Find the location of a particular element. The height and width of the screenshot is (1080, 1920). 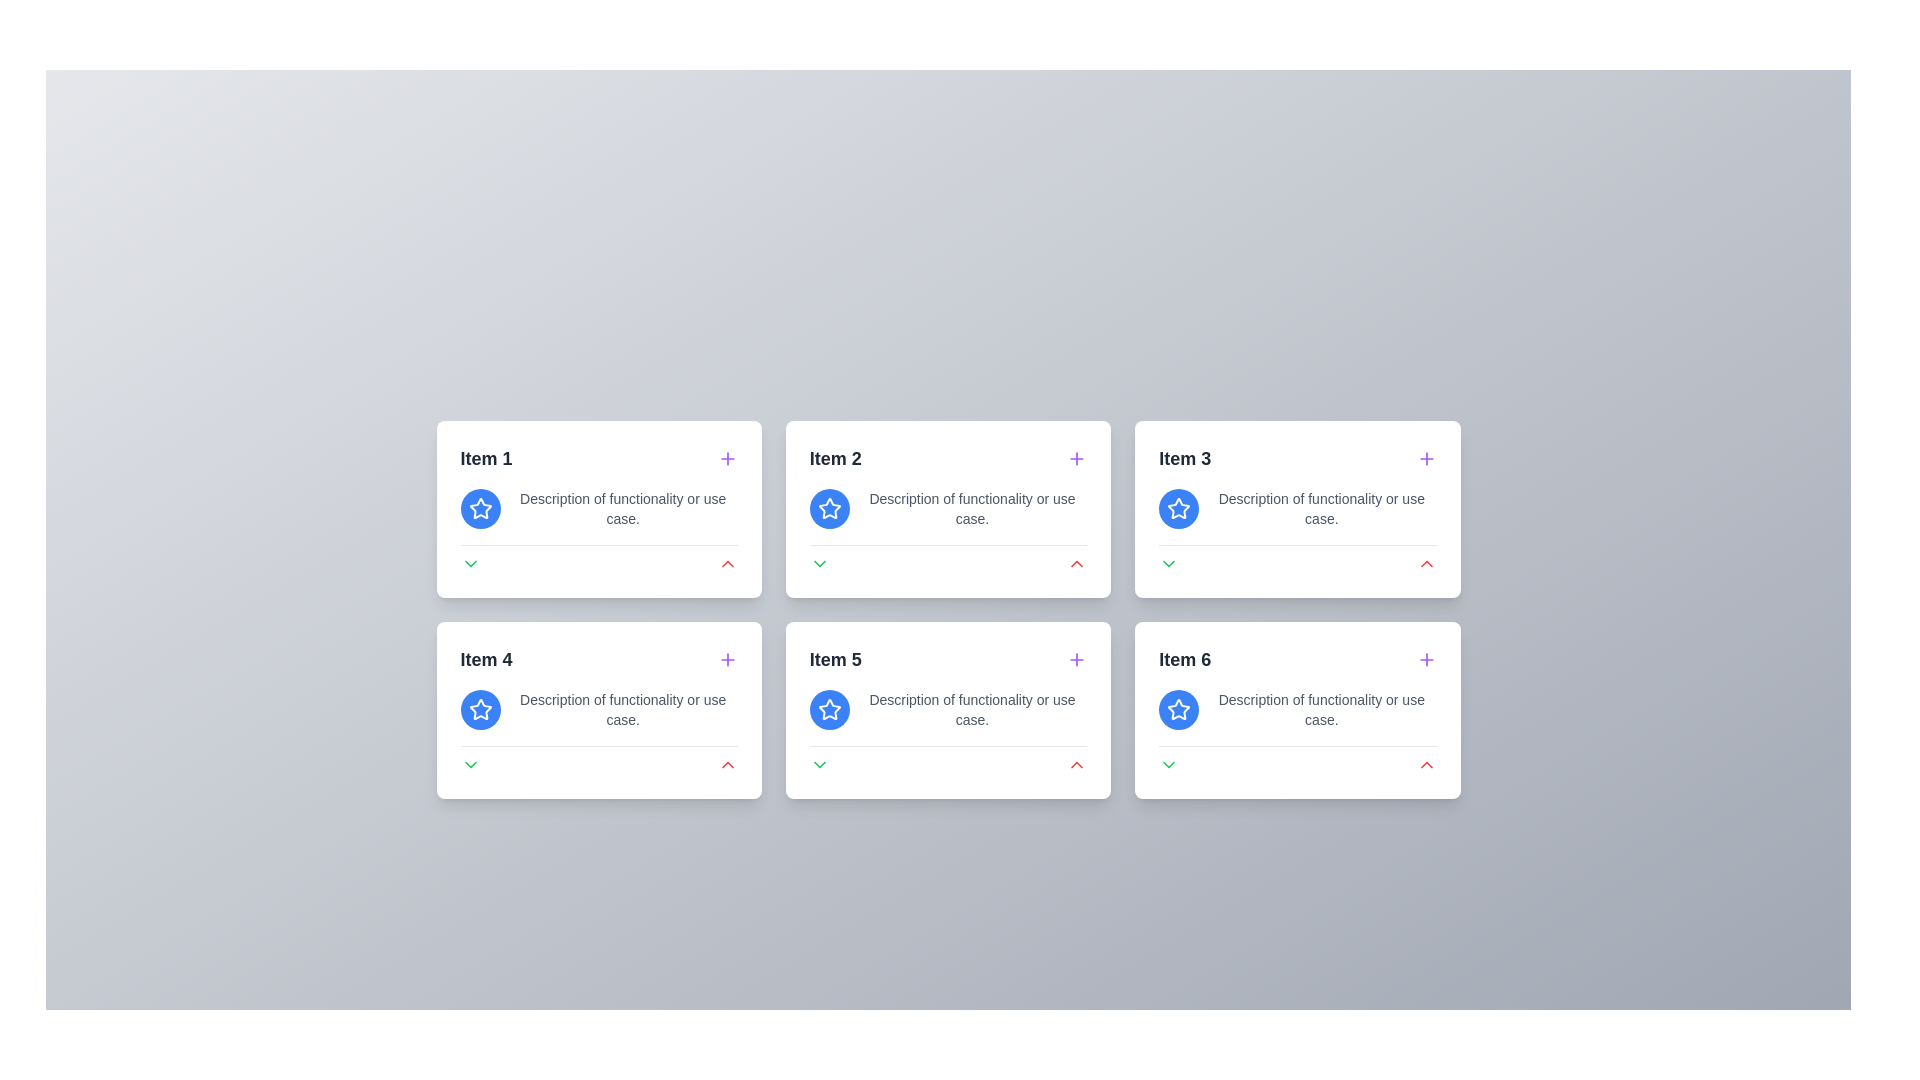

text content of the text label displaying 'Description of functionality or use case.' located within the card labeled 'Item 3' in the grid layout is located at coordinates (1321, 508).